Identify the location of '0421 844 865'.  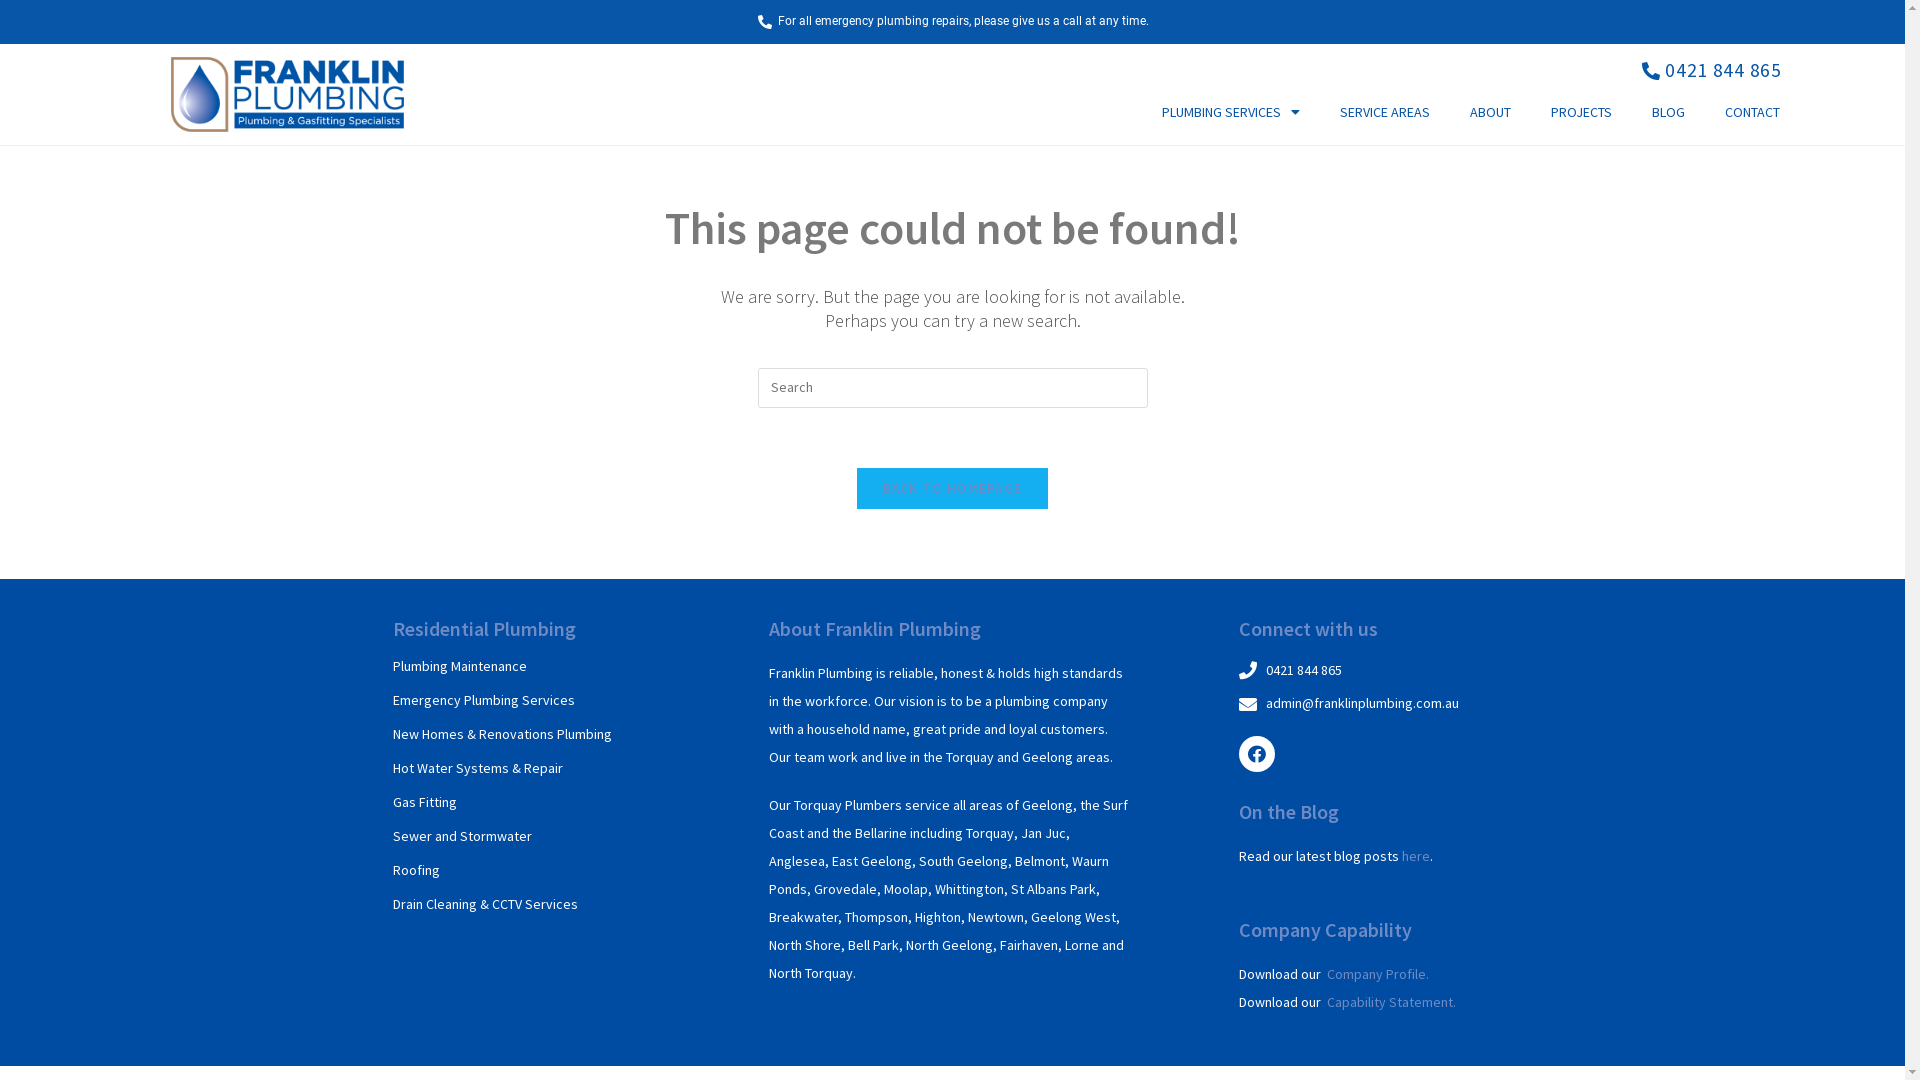
(1708, 69).